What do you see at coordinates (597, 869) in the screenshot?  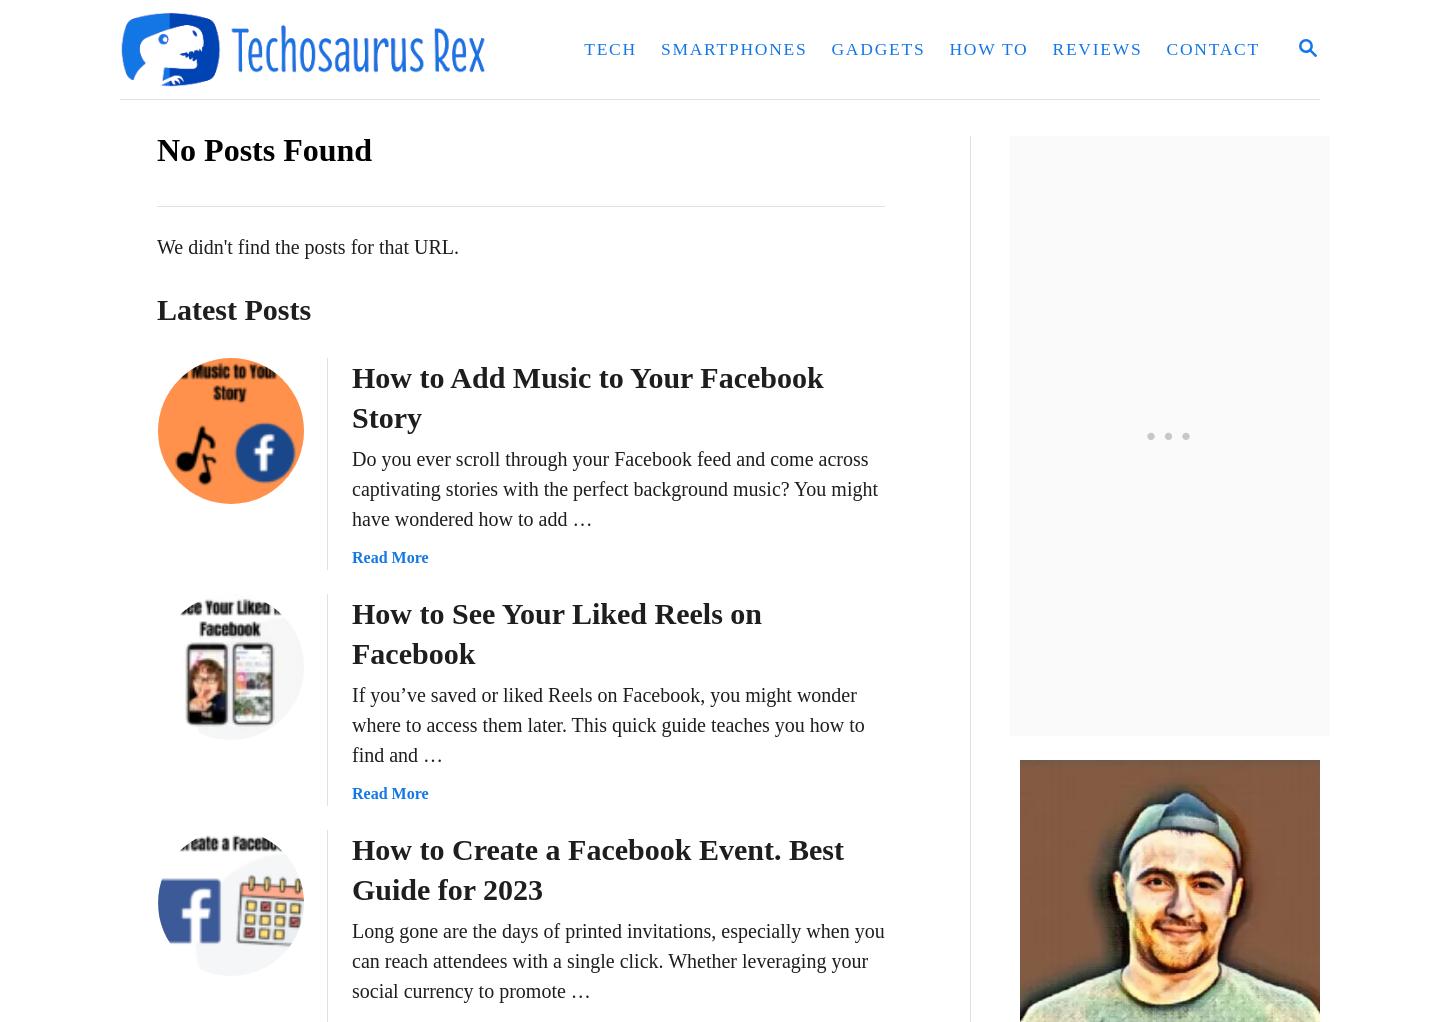 I see `'How to Create a Facebook Event. Best Guide for 2023'` at bounding box center [597, 869].